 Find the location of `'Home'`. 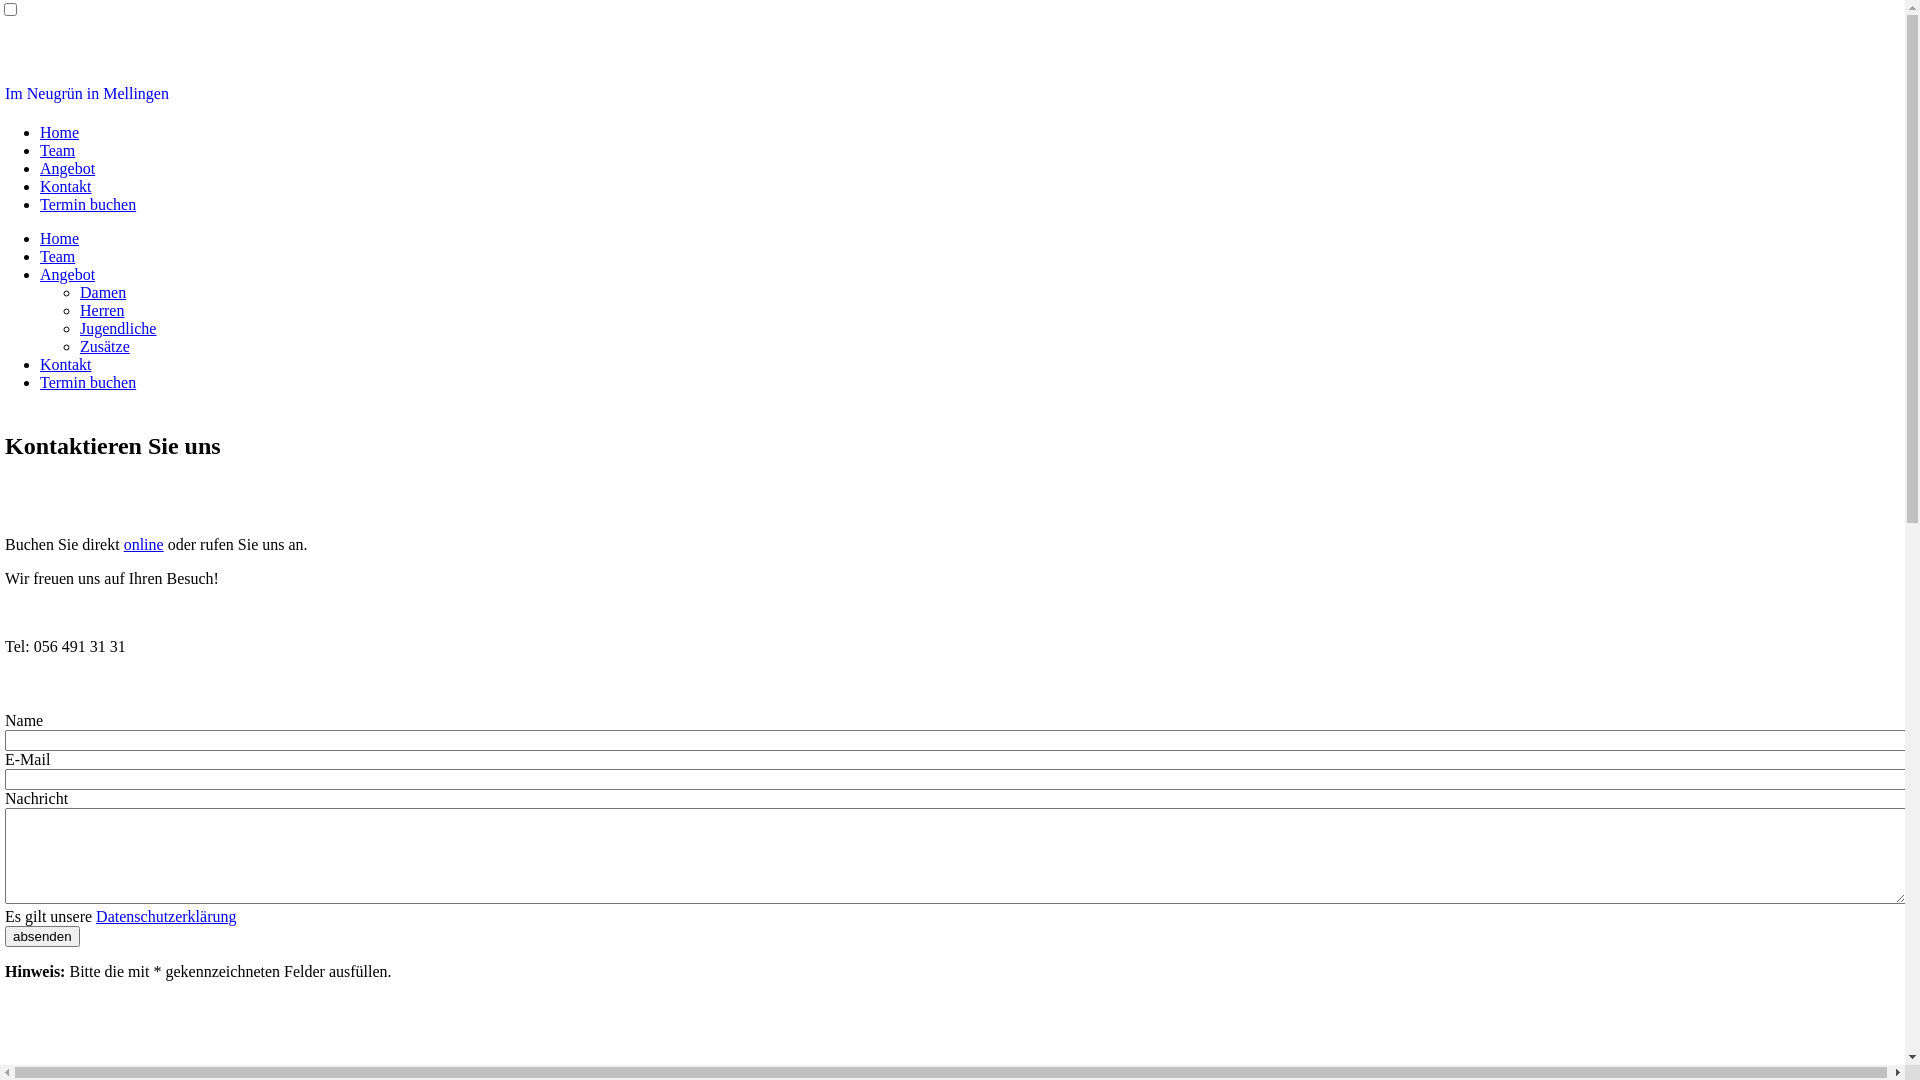

'Home' is located at coordinates (59, 132).